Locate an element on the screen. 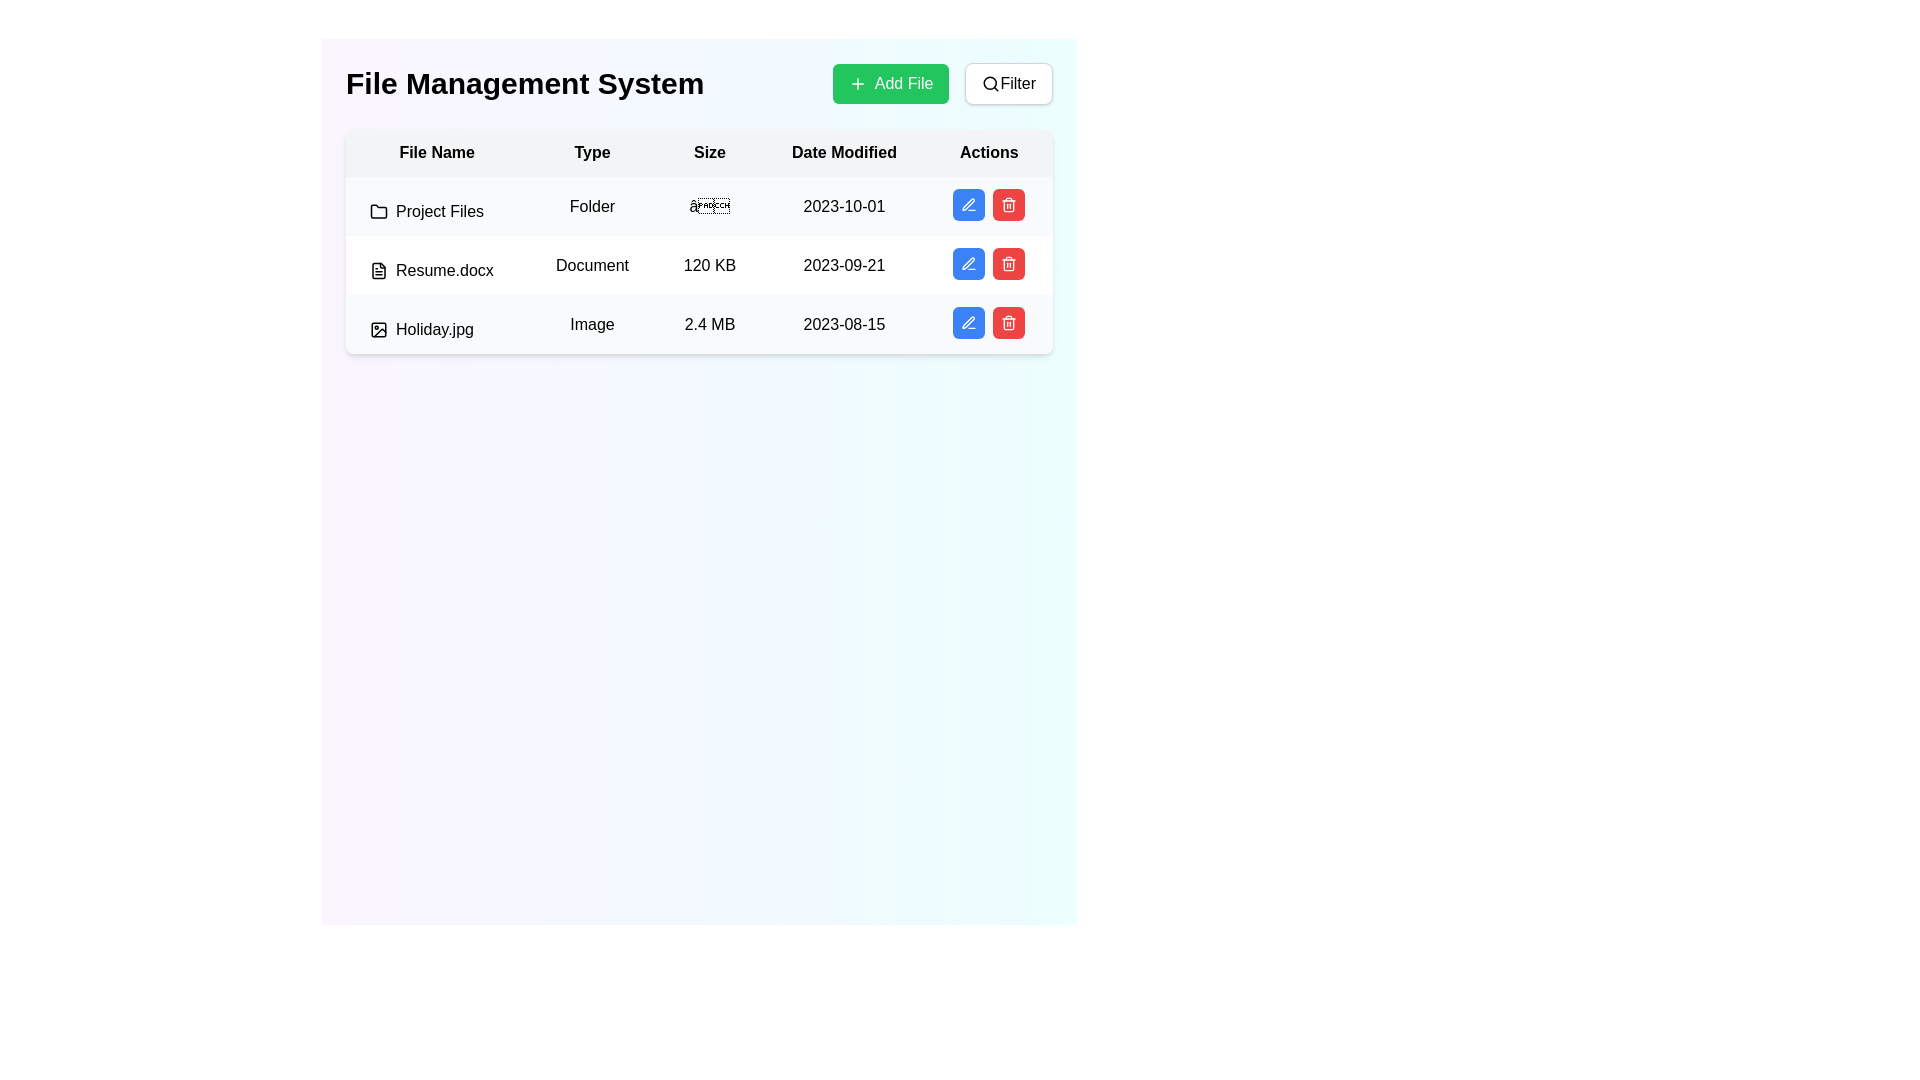  the file entry labeled 'Resume.docx' in the second row of the file listing table under the 'File Name' column is located at coordinates (436, 270).